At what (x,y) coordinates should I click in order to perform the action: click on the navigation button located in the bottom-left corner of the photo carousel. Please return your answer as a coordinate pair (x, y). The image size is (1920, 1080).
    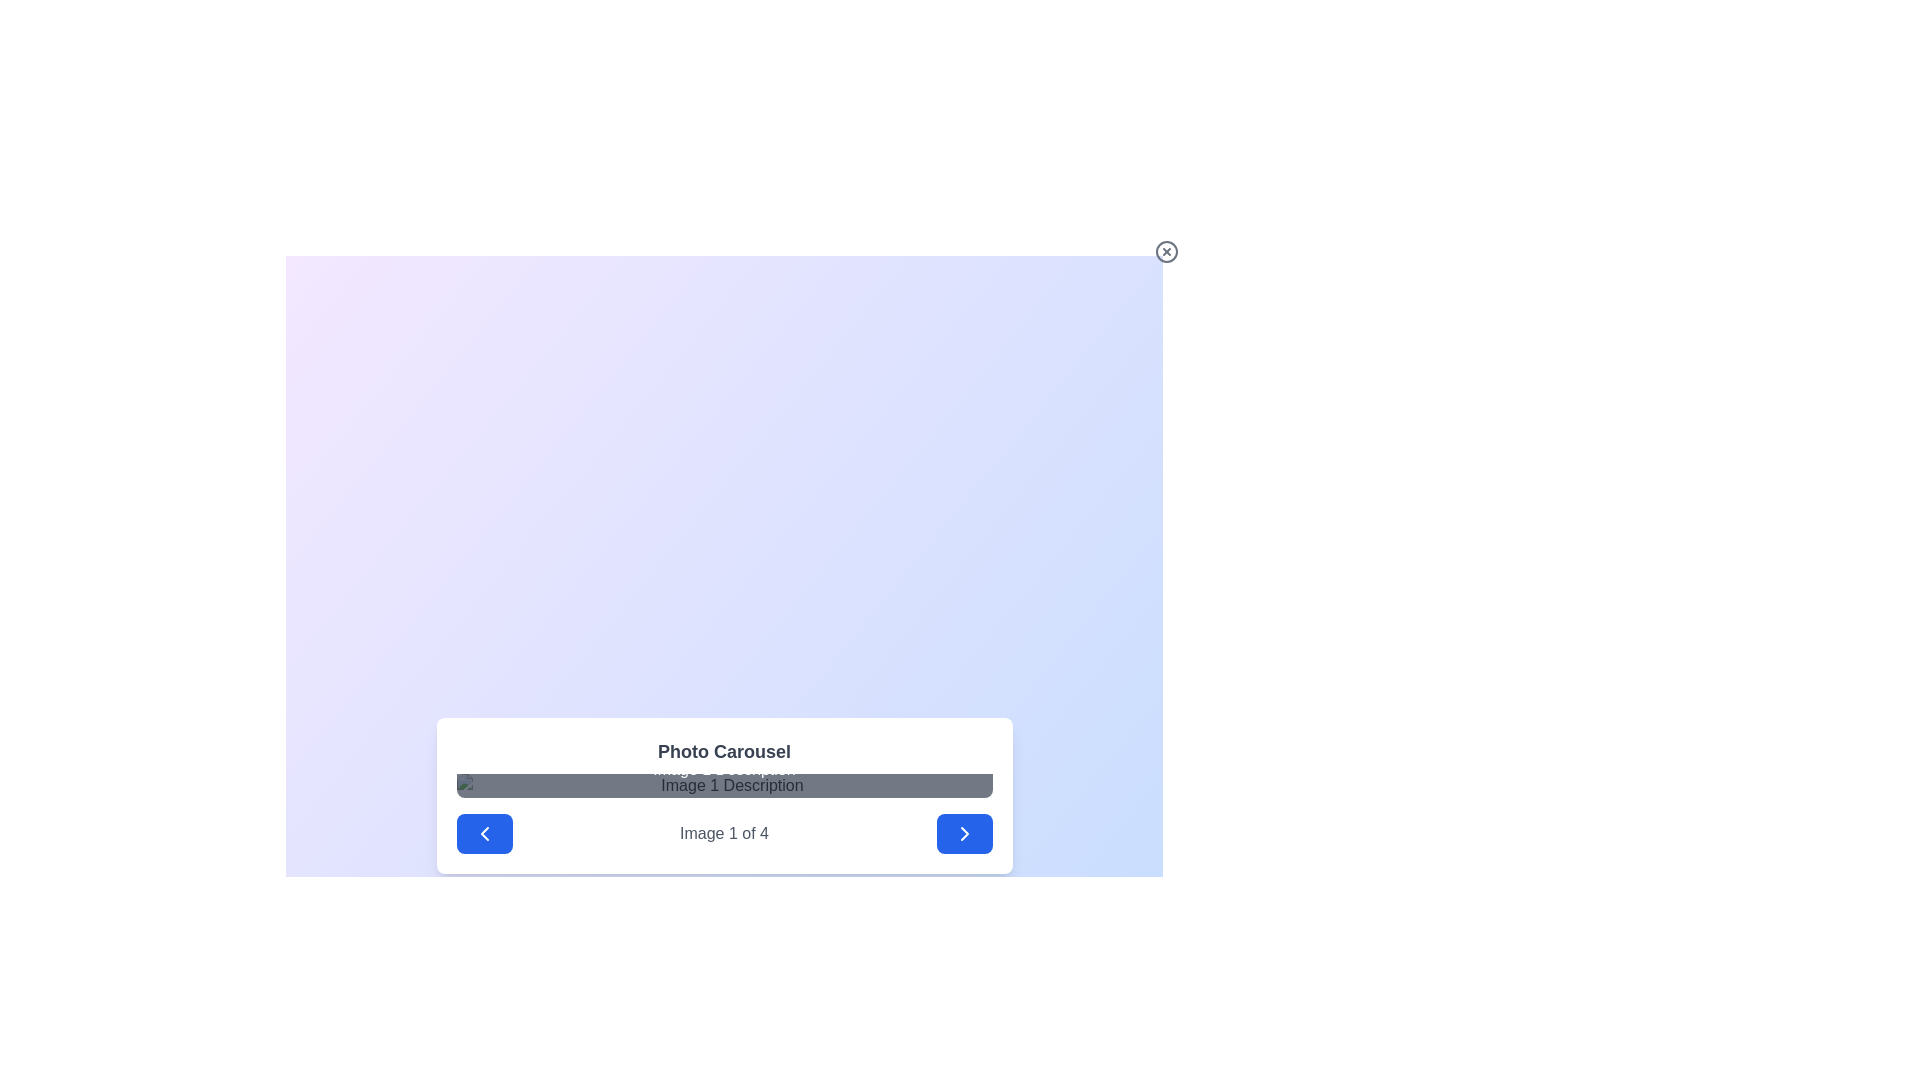
    Looking at the image, I should click on (484, 833).